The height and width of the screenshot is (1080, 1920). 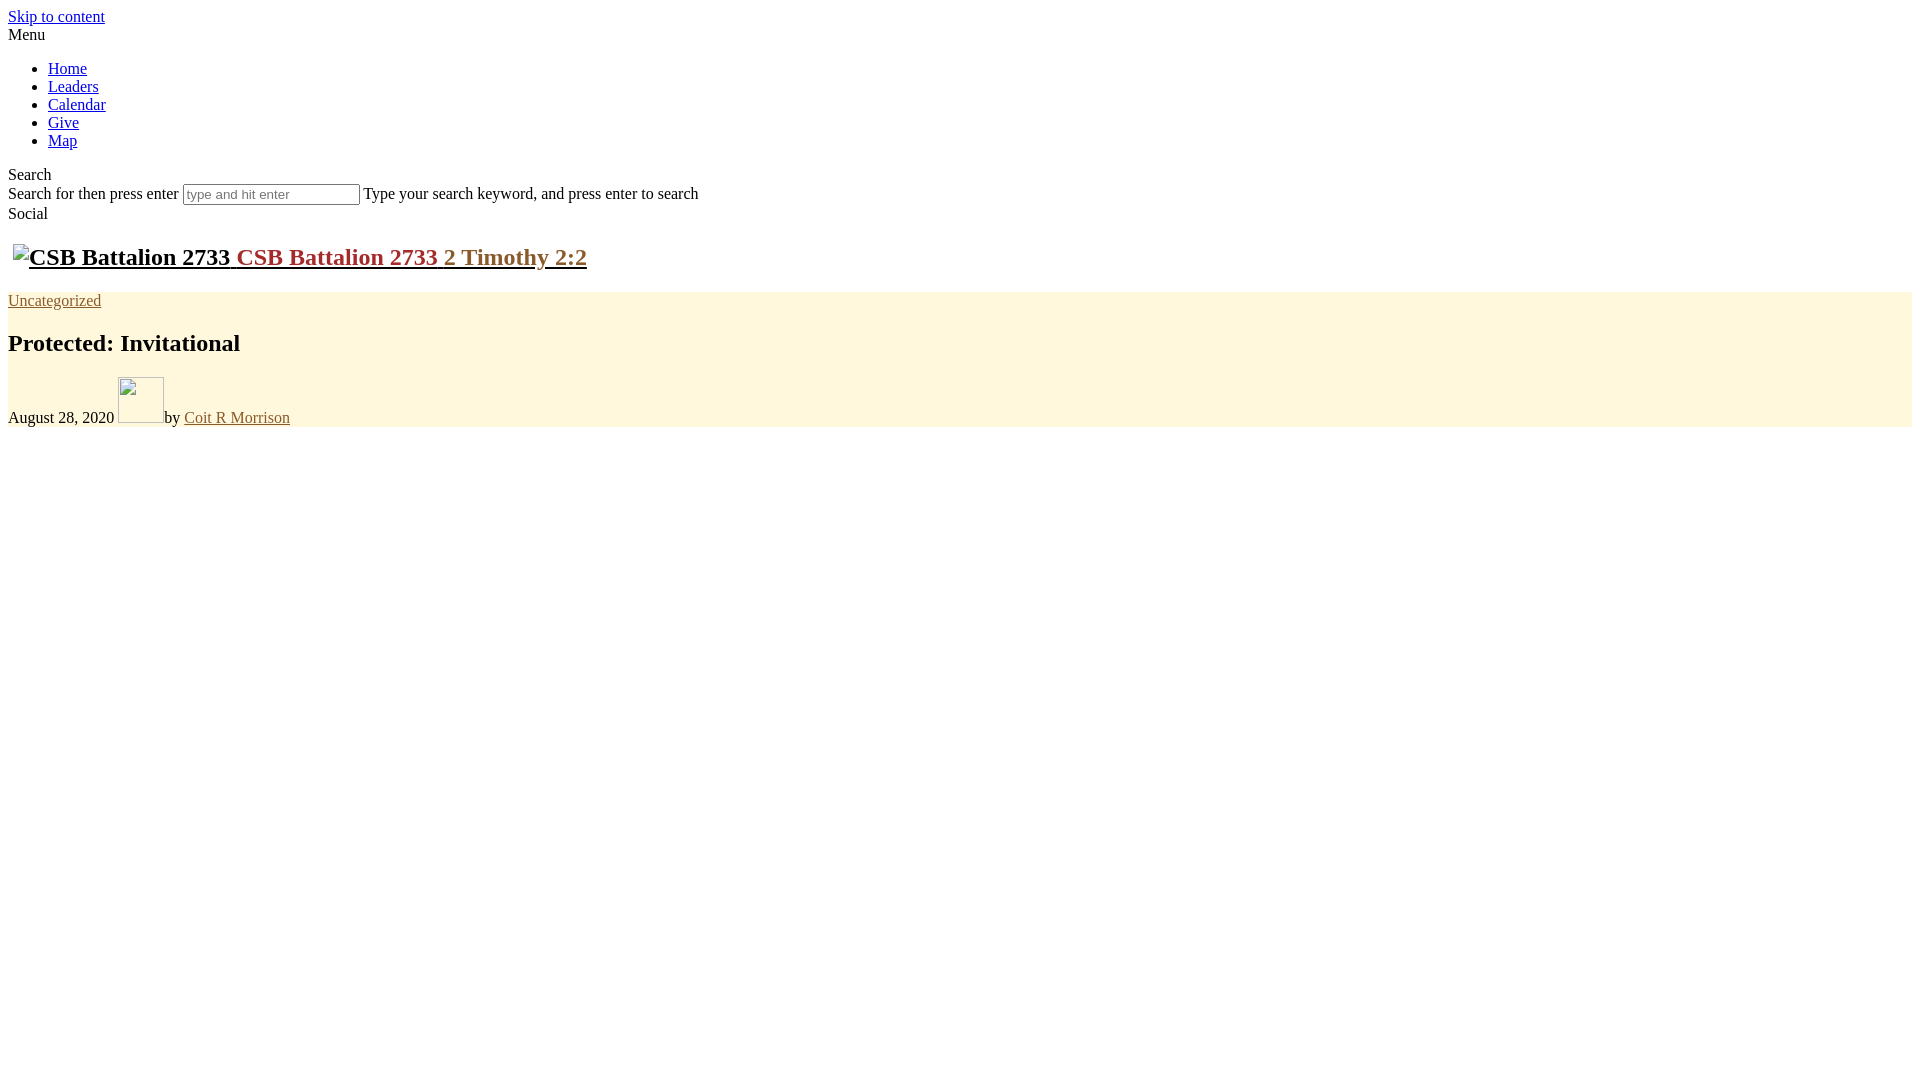 I want to click on 'Home', so click(x=67, y=67).